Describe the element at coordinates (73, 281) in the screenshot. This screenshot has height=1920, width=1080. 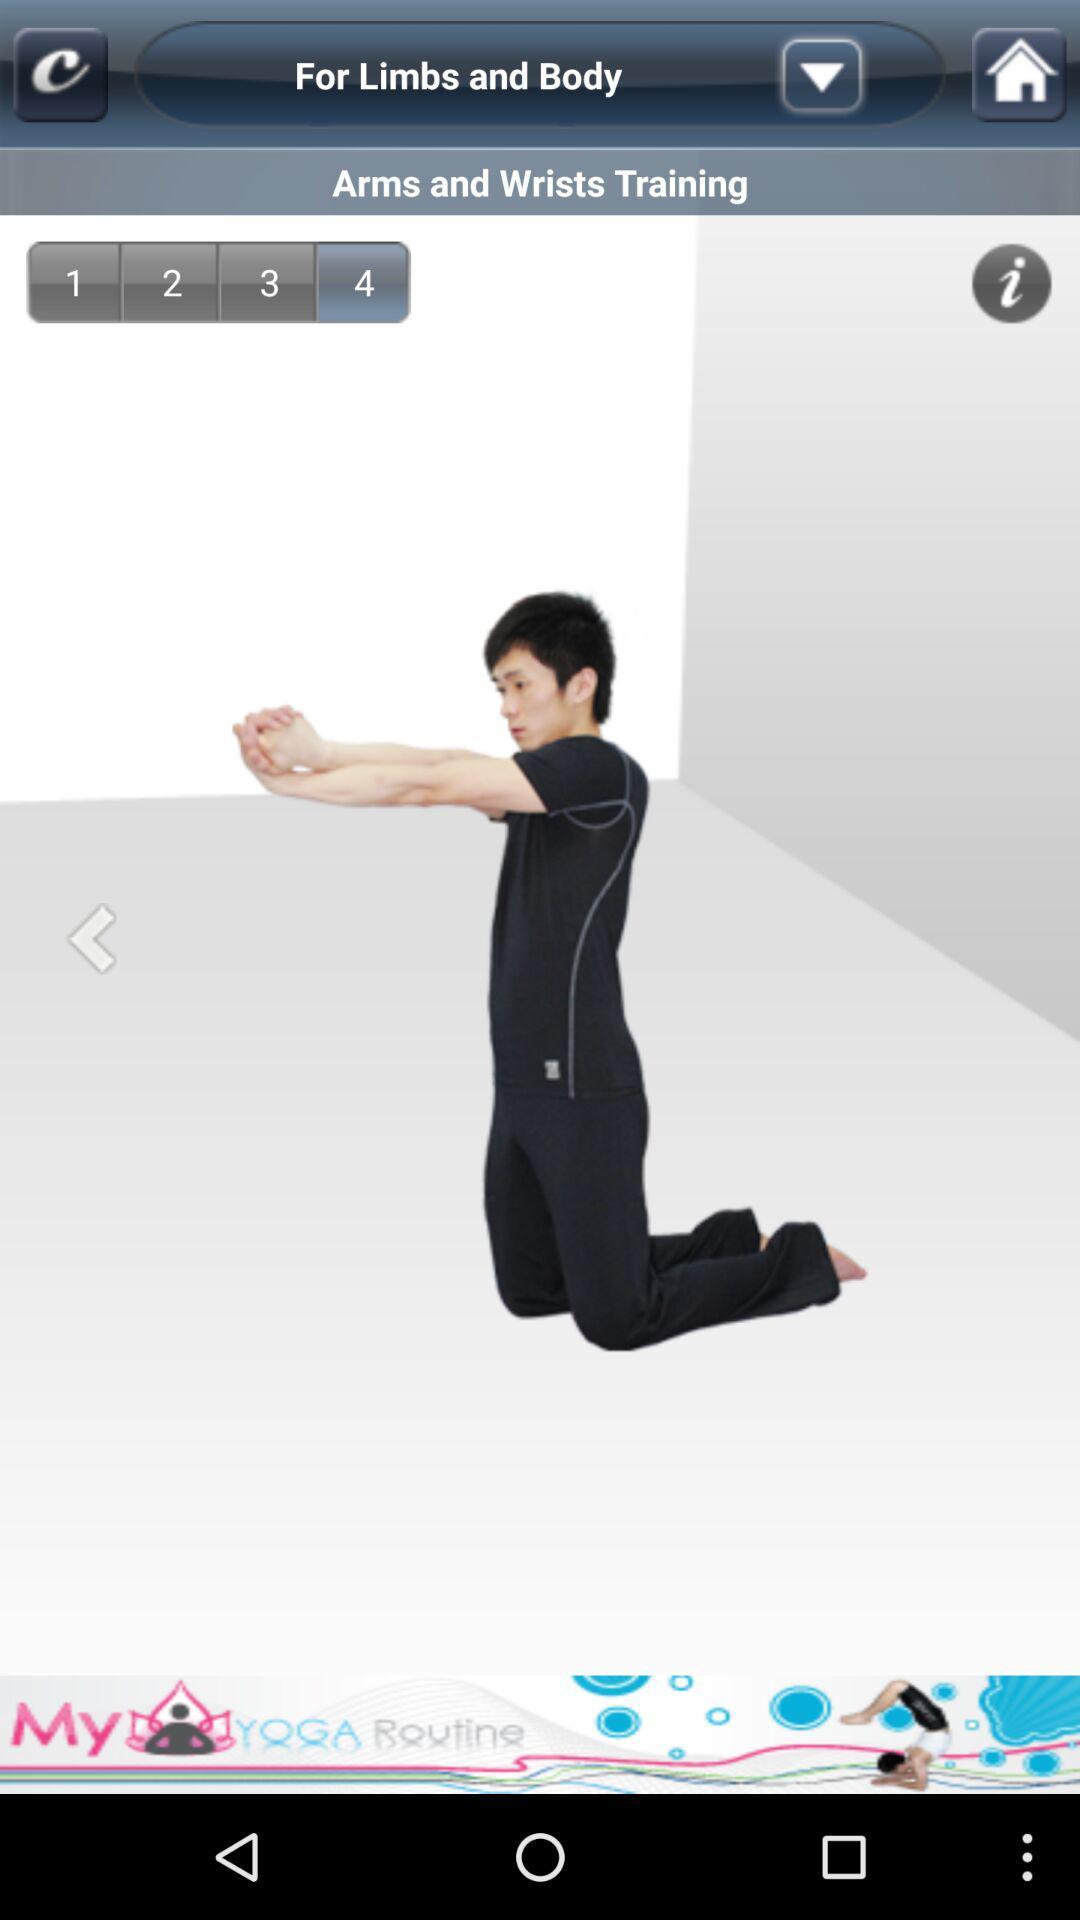
I see `item next to the 2 icon` at that location.